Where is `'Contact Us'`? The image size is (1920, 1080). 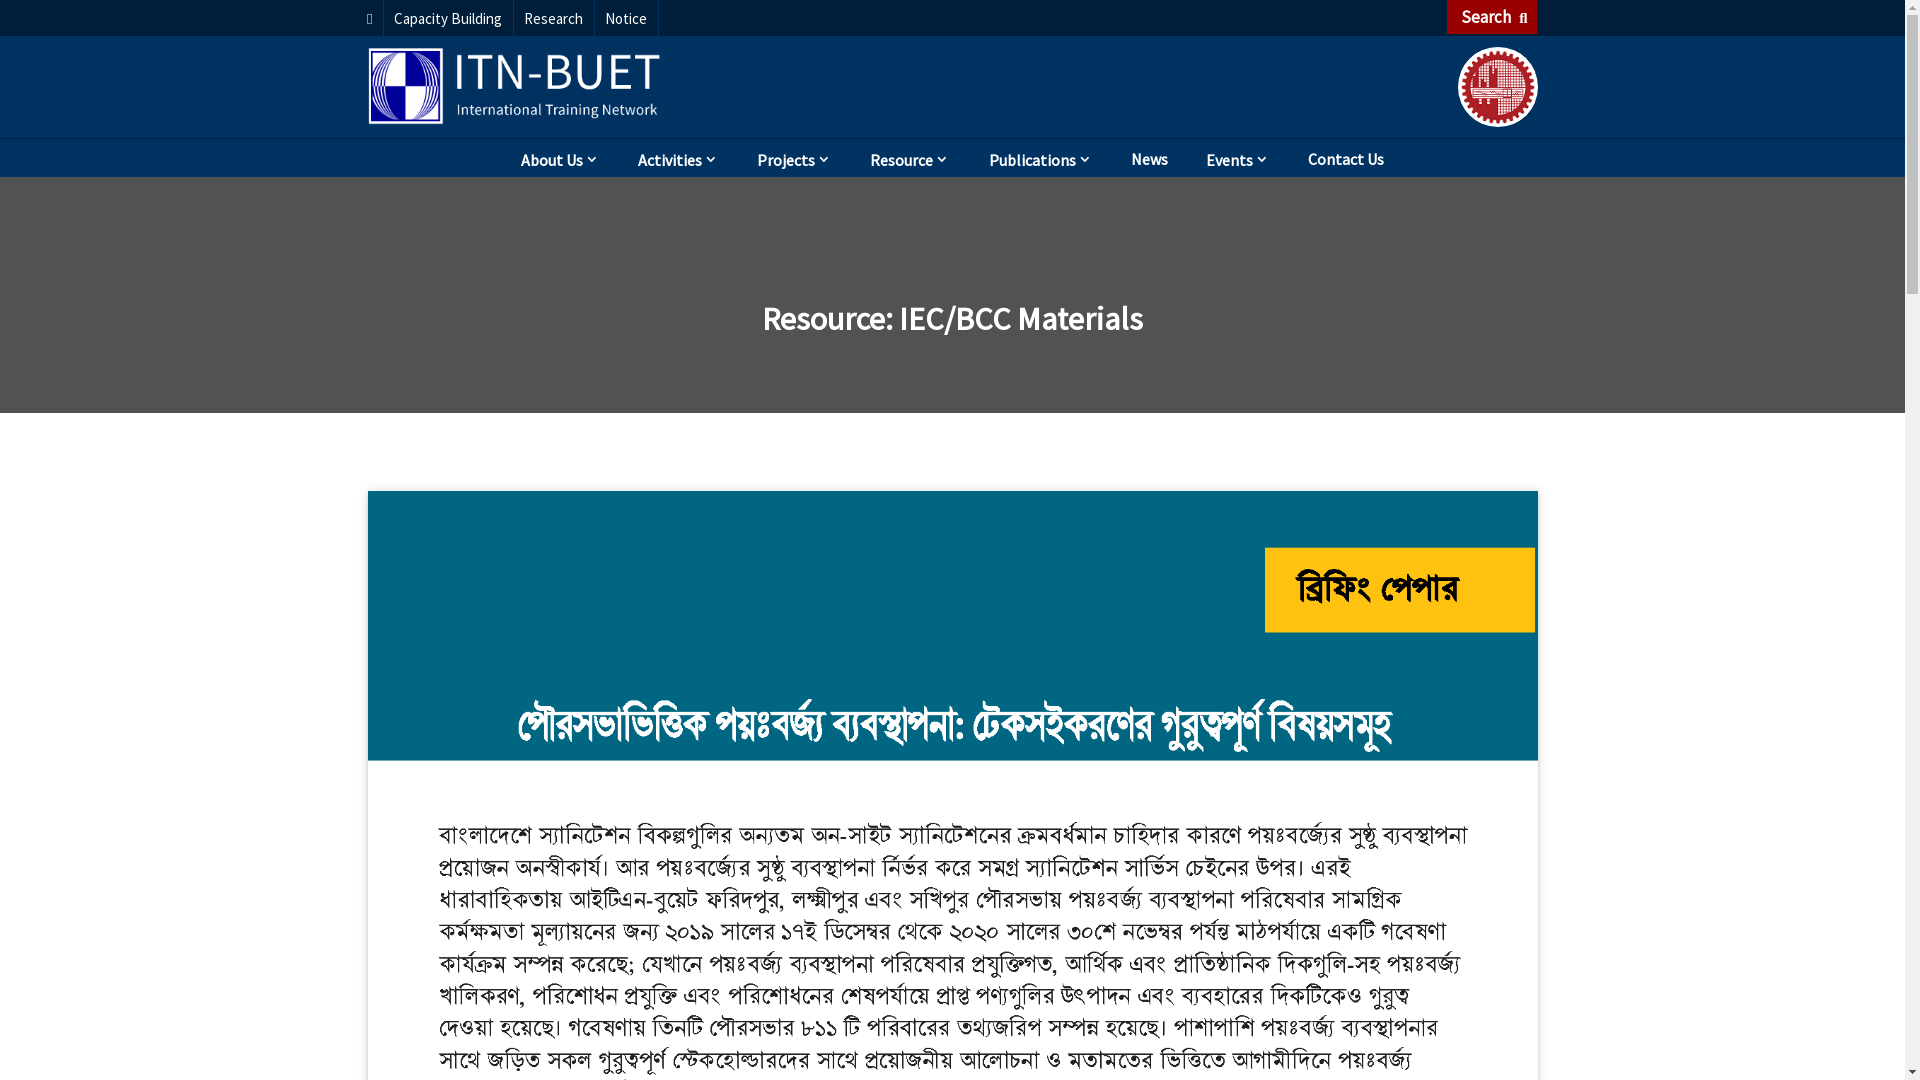 'Contact Us' is located at coordinates (1345, 156).